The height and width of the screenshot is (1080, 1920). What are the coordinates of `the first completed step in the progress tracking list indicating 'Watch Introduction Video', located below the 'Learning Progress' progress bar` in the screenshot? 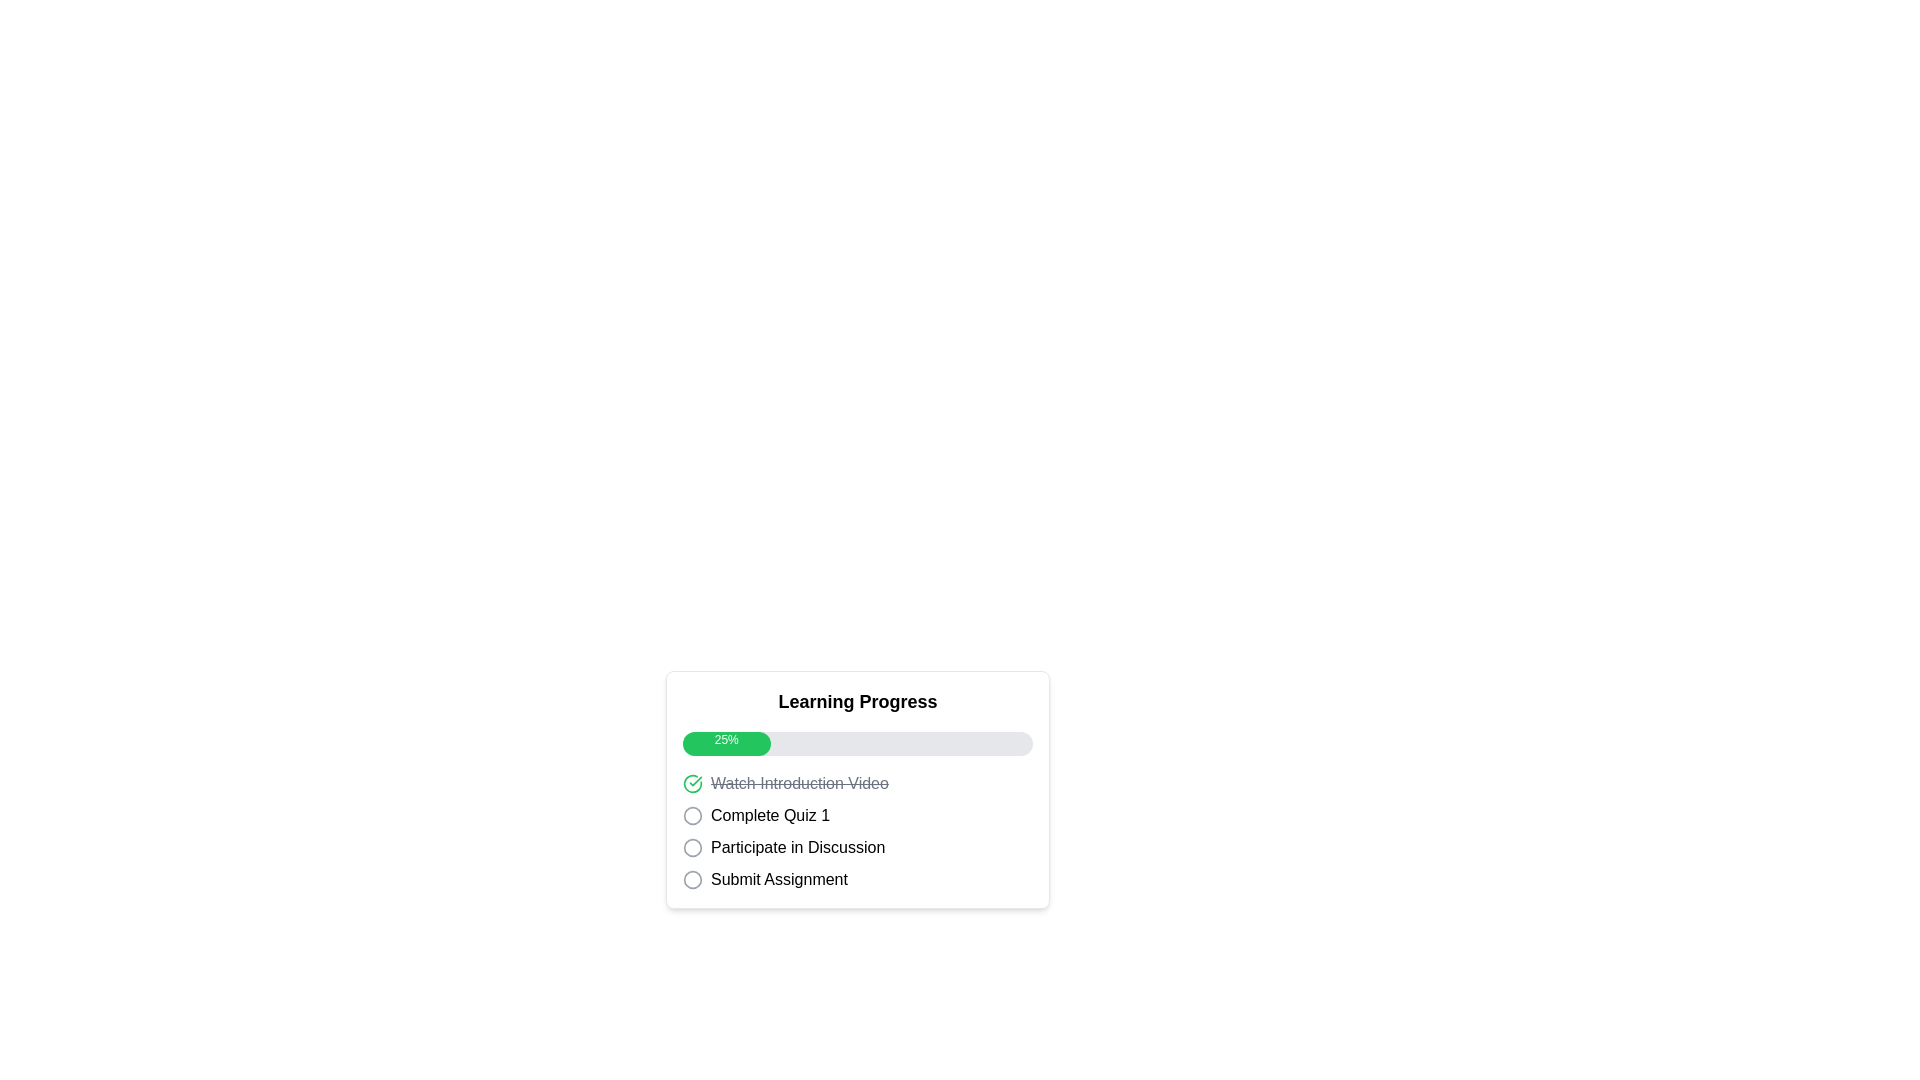 It's located at (858, 782).